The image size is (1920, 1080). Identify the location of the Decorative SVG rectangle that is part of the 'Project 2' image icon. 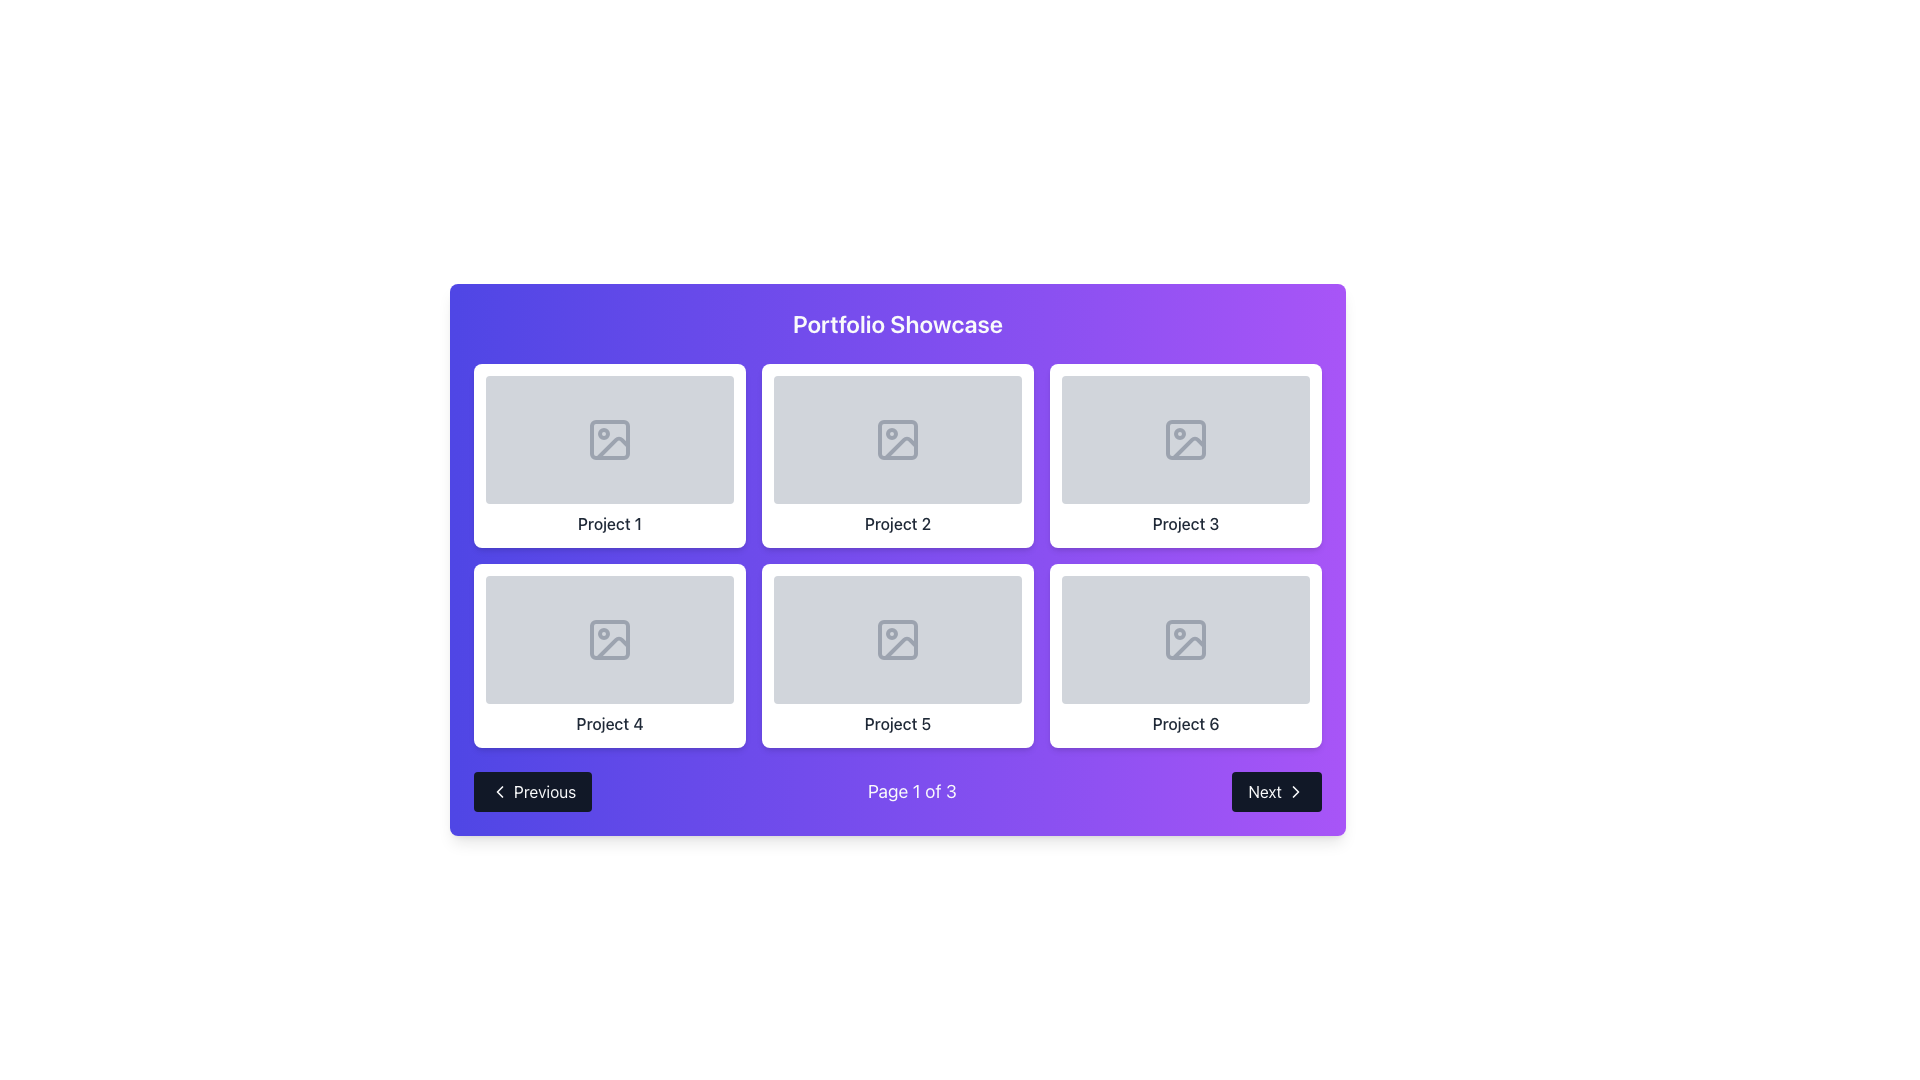
(896, 438).